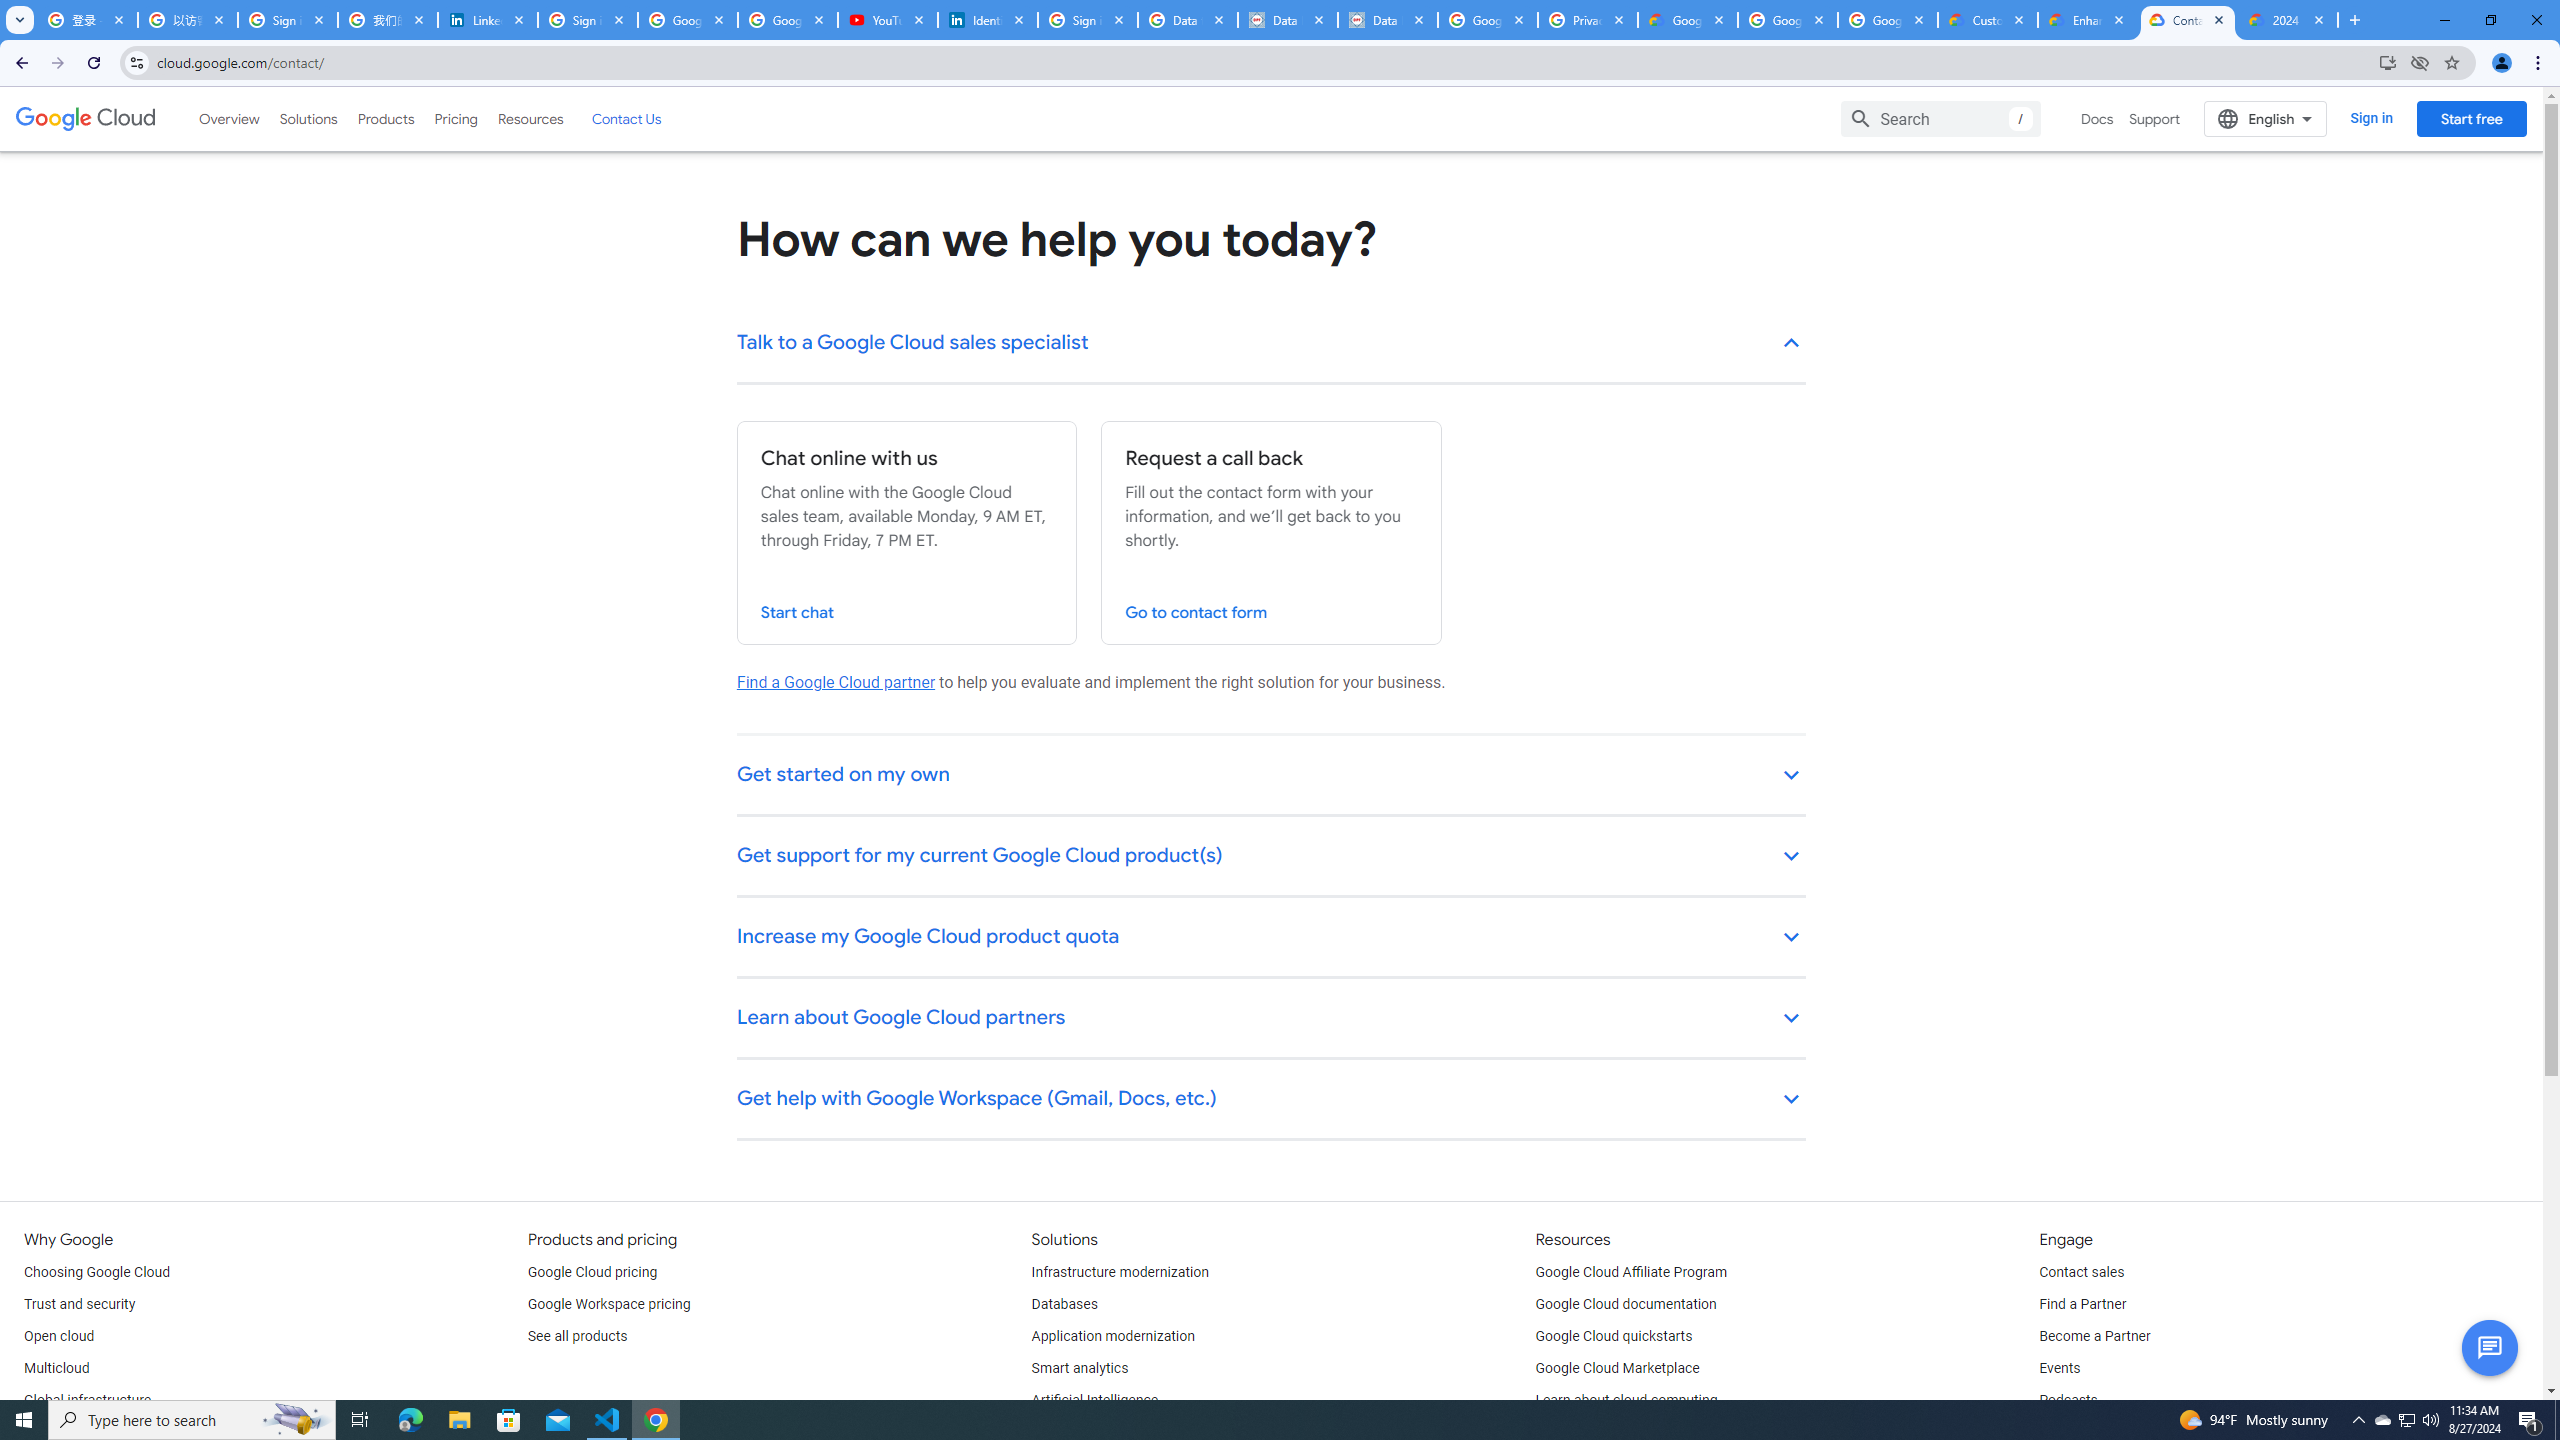 The width and height of the screenshot is (2560, 1440). Describe the element at coordinates (1617, 1368) in the screenshot. I see `'Google Cloud Marketplace'` at that location.